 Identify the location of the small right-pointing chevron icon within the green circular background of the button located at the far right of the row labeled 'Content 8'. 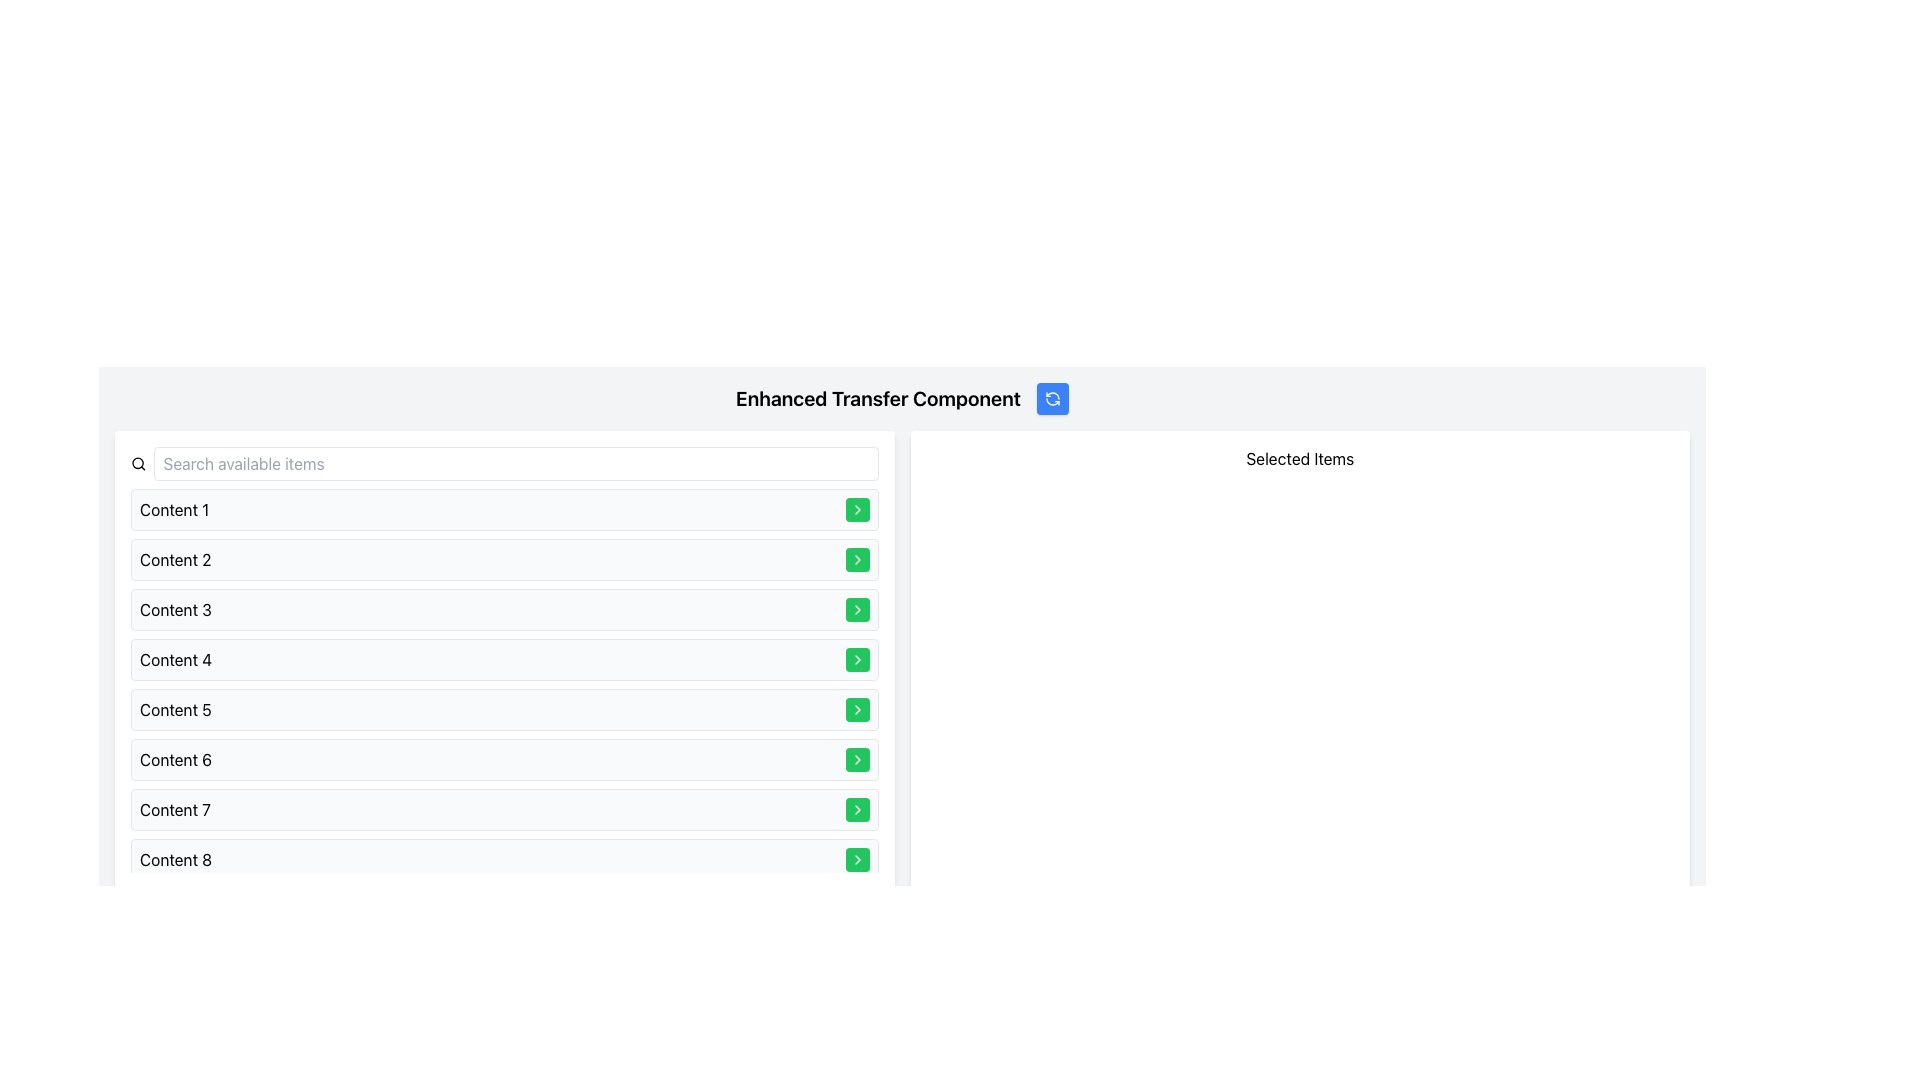
(857, 859).